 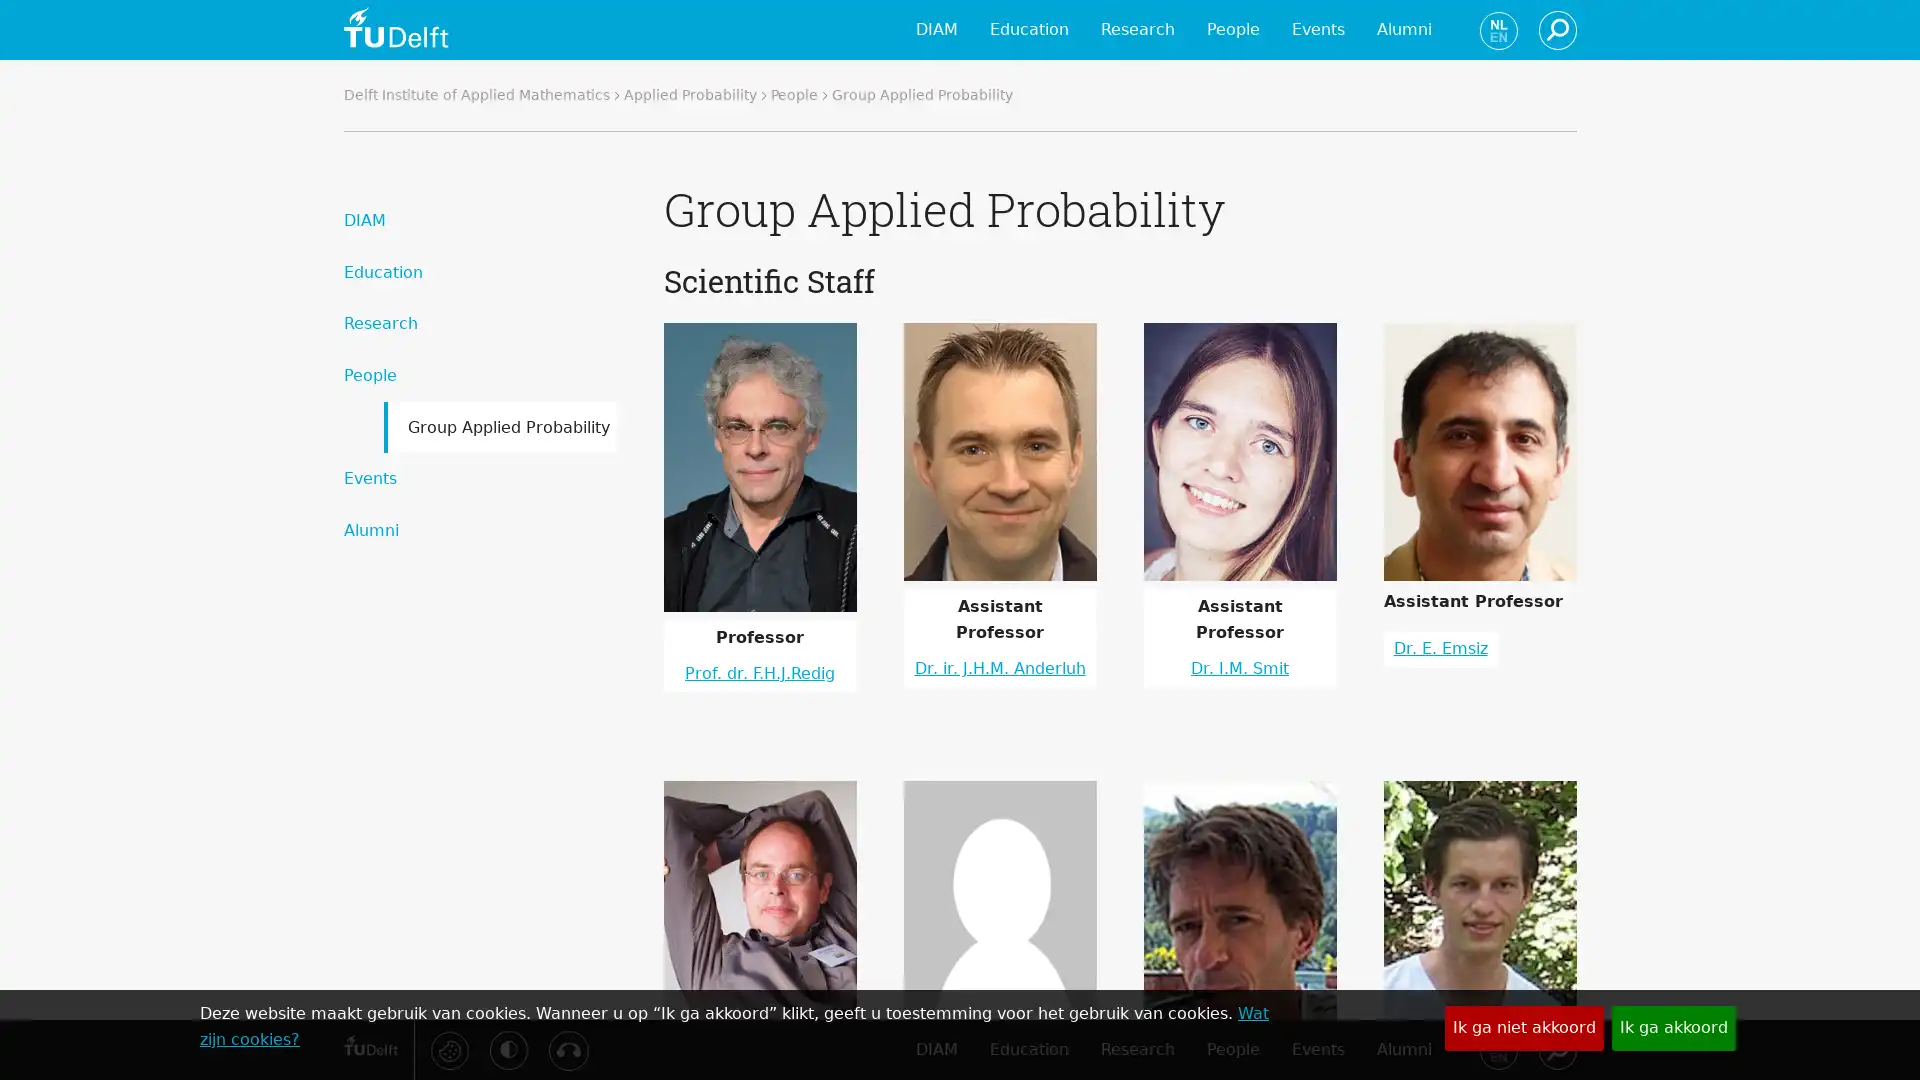 I want to click on Zoeken, so click(x=1555, y=30).